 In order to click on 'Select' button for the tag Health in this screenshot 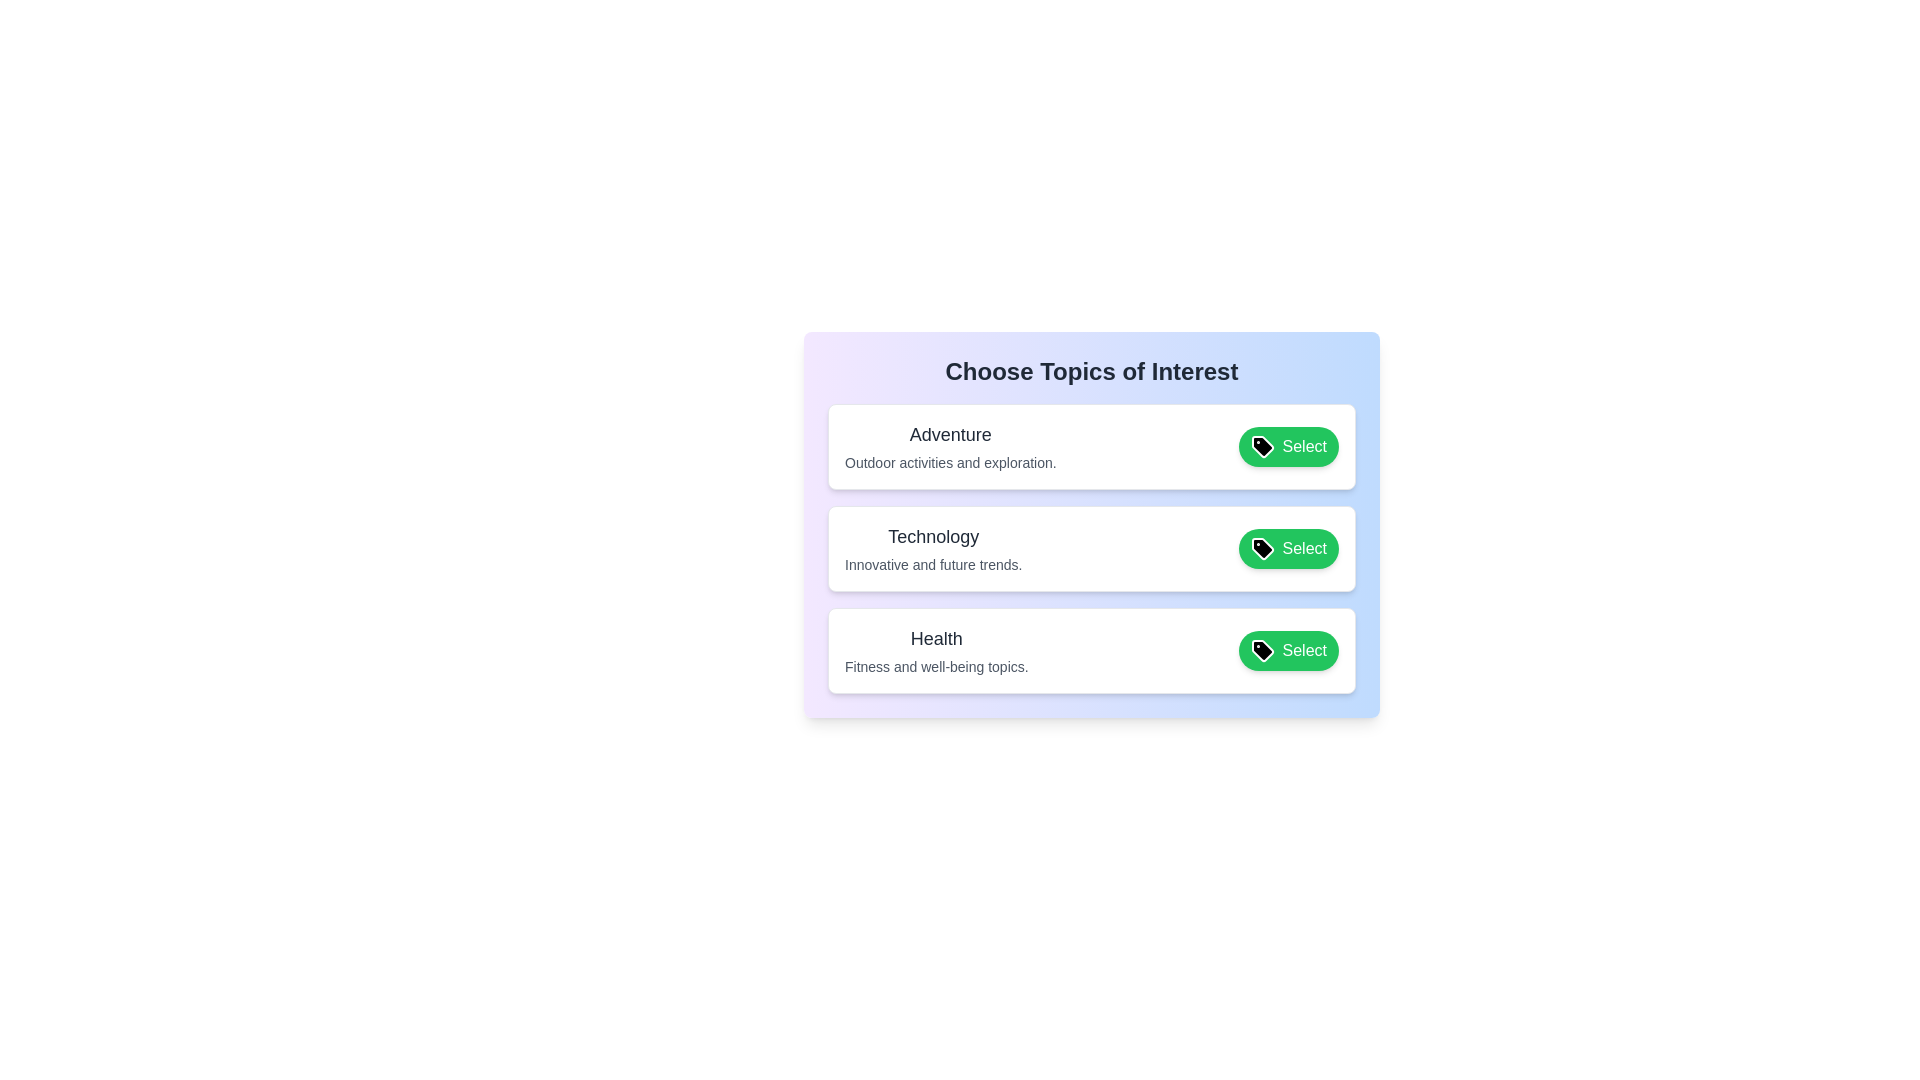, I will do `click(1288, 651)`.